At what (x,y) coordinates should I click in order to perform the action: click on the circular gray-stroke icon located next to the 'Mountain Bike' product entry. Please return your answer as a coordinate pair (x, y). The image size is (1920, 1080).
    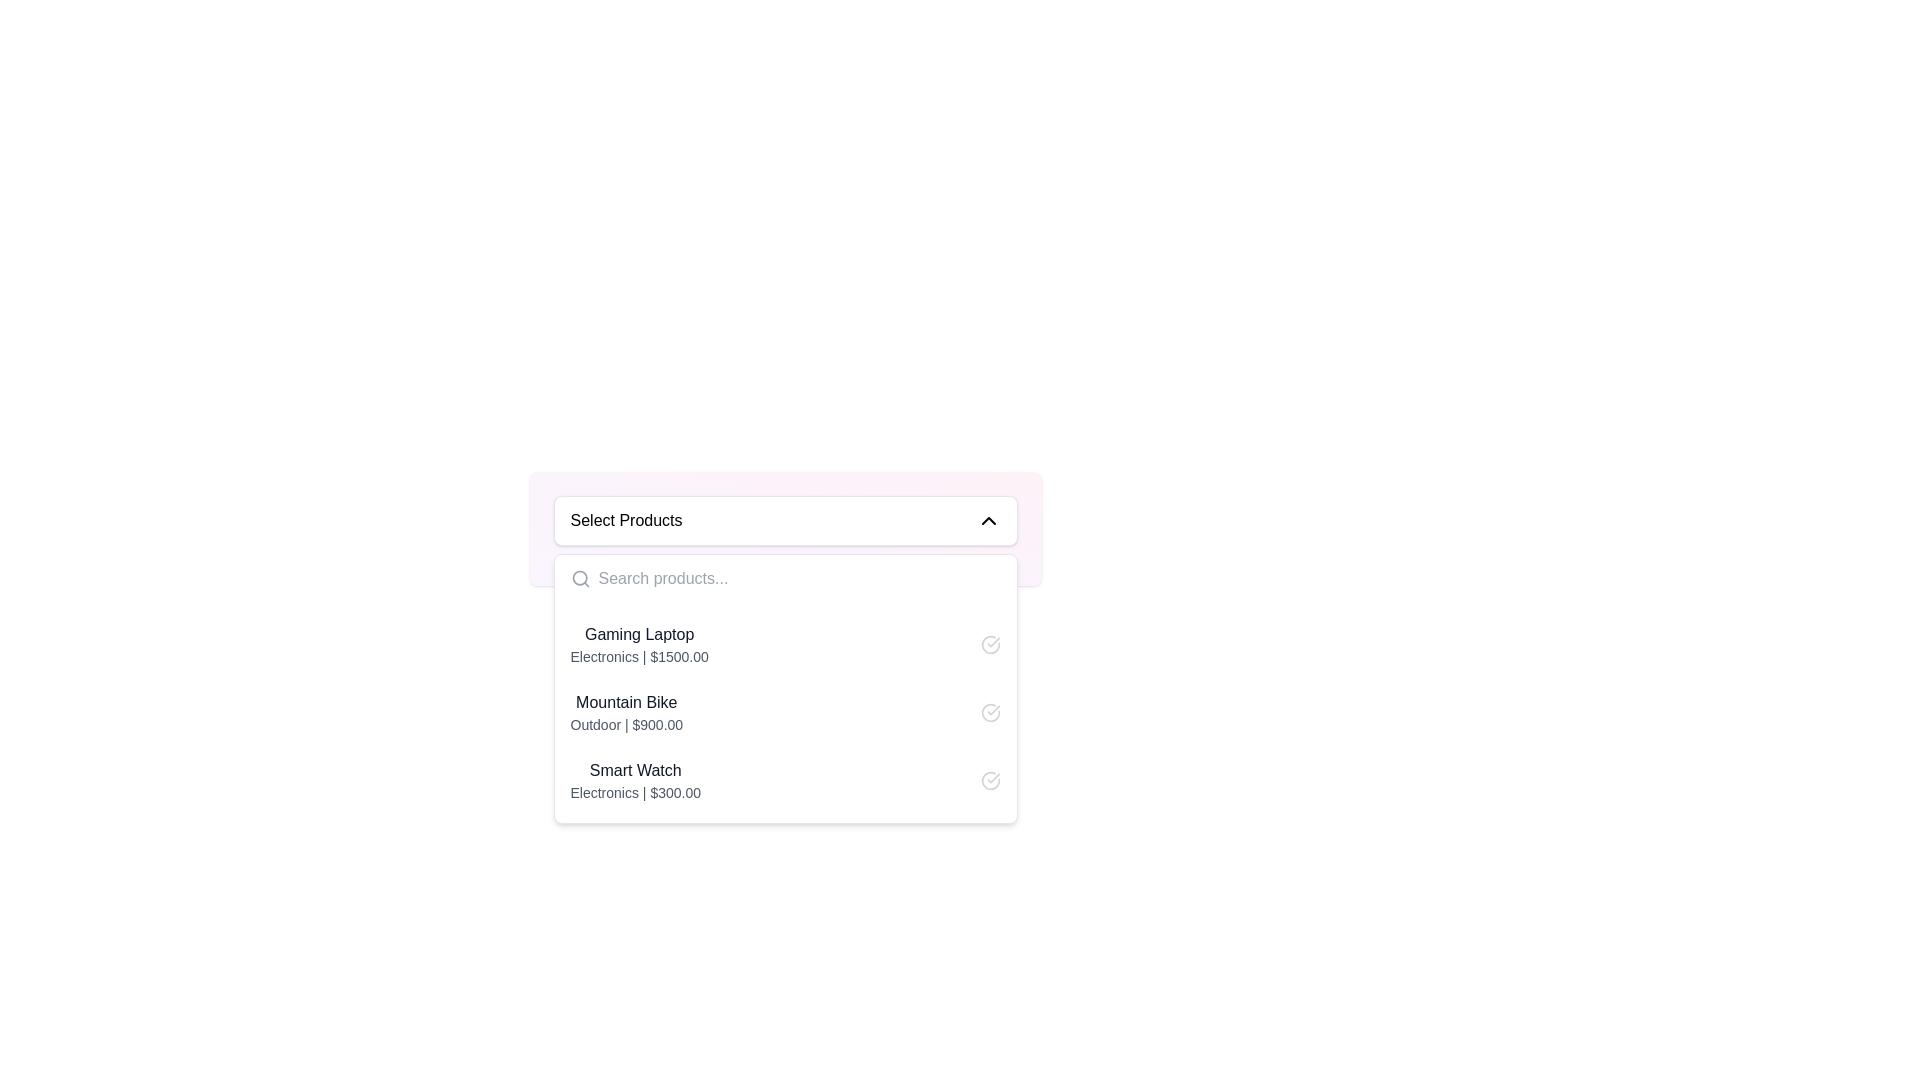
    Looking at the image, I should click on (990, 712).